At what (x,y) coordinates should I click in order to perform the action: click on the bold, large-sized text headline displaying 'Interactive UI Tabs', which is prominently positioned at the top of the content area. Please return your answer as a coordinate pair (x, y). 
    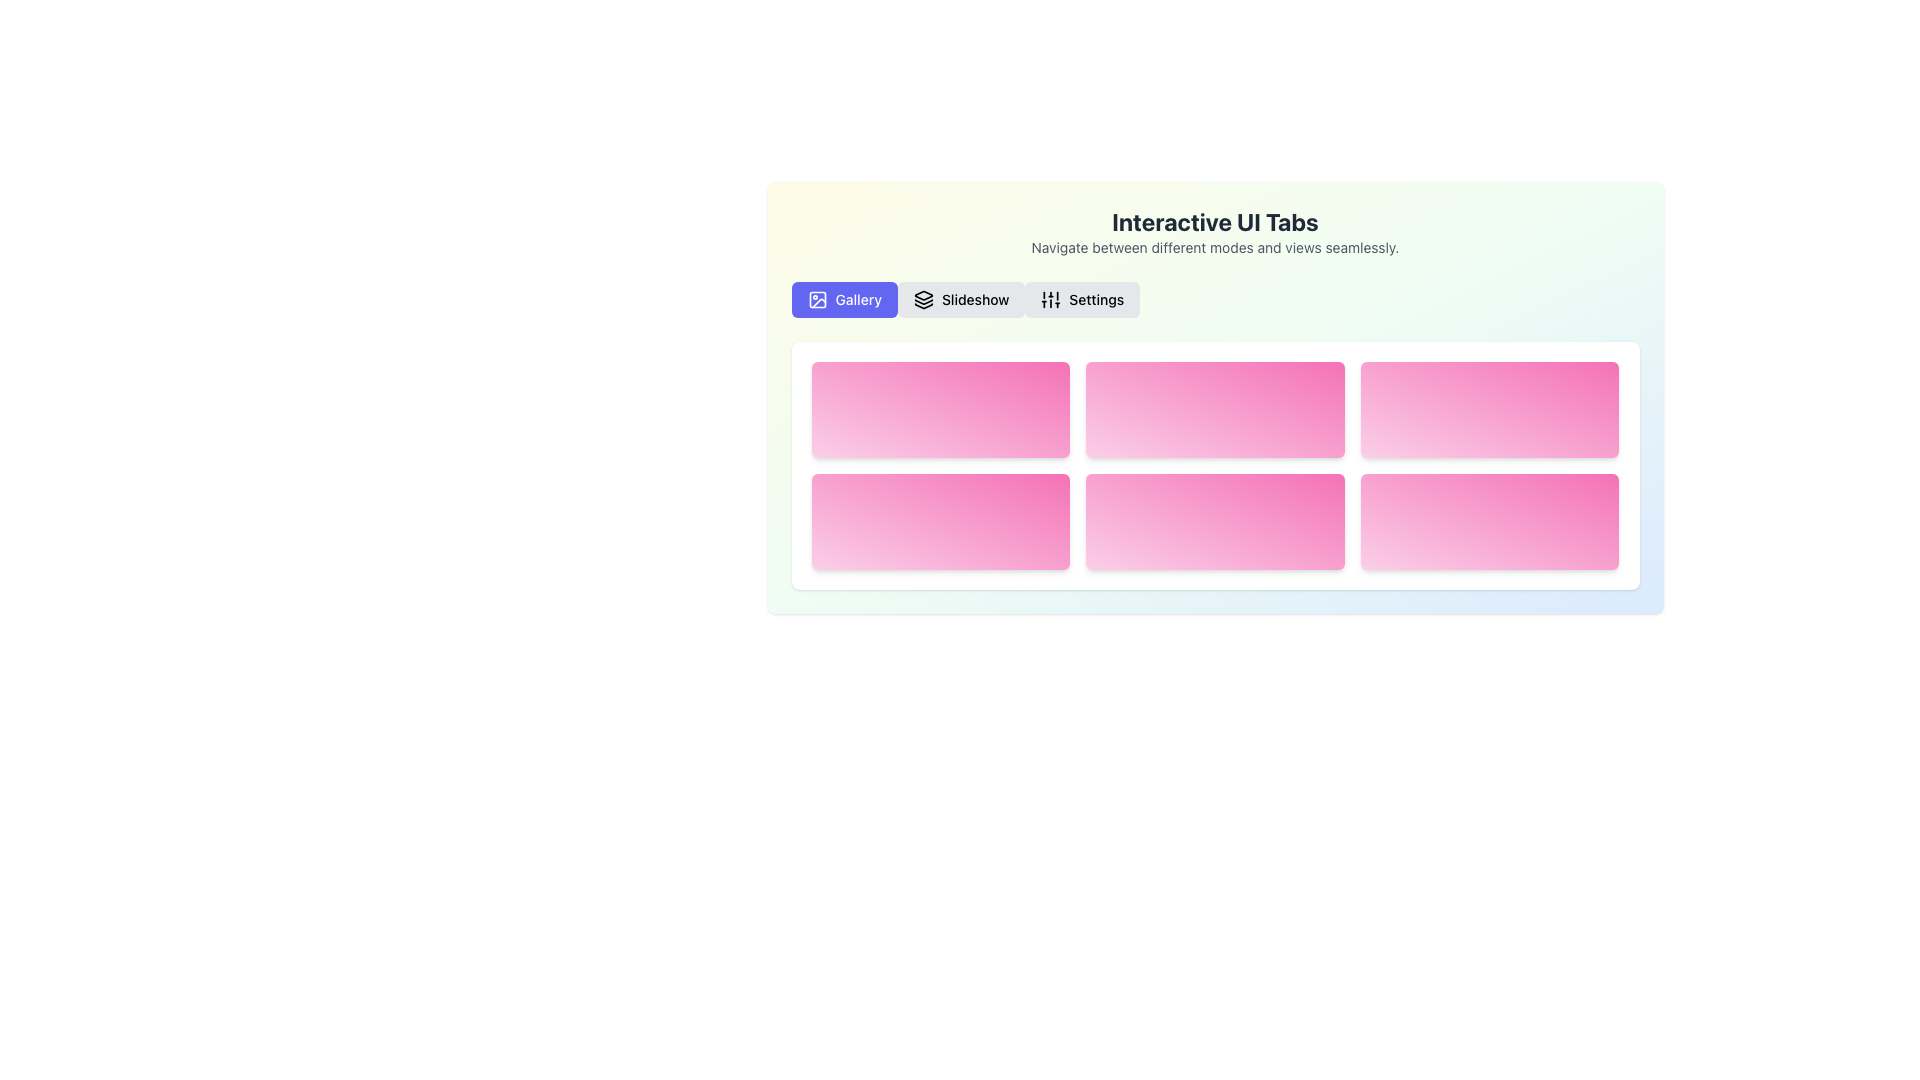
    Looking at the image, I should click on (1214, 222).